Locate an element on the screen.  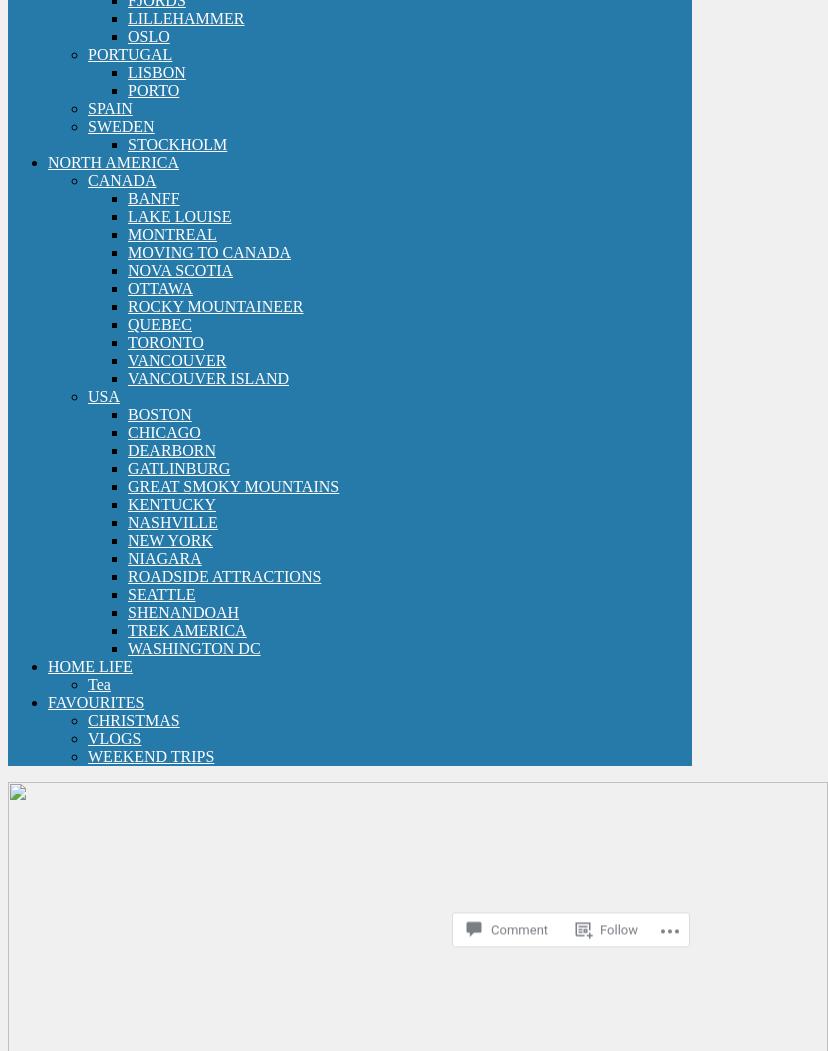
'WASHINGTON DC' is located at coordinates (193, 647).